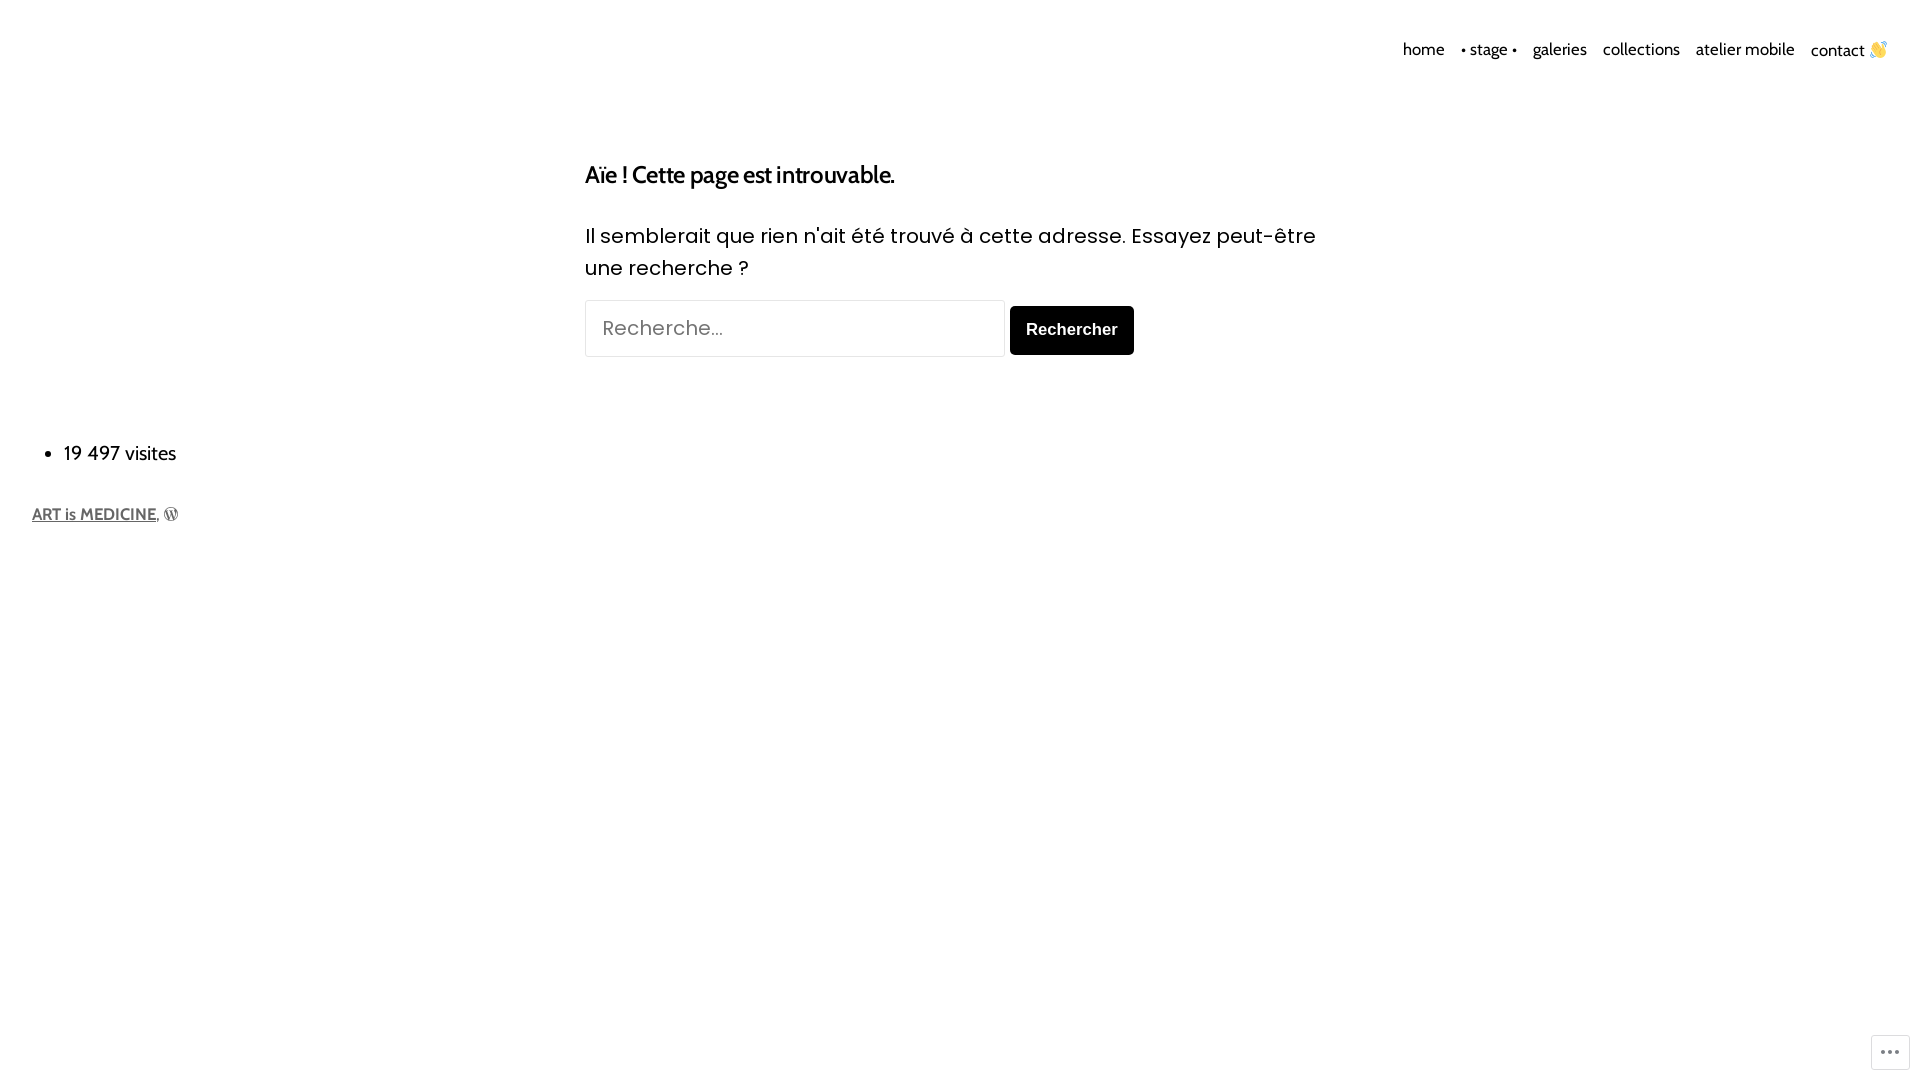 This screenshot has height=1080, width=1920. What do you see at coordinates (1426, 49) in the screenshot?
I see `'home'` at bounding box center [1426, 49].